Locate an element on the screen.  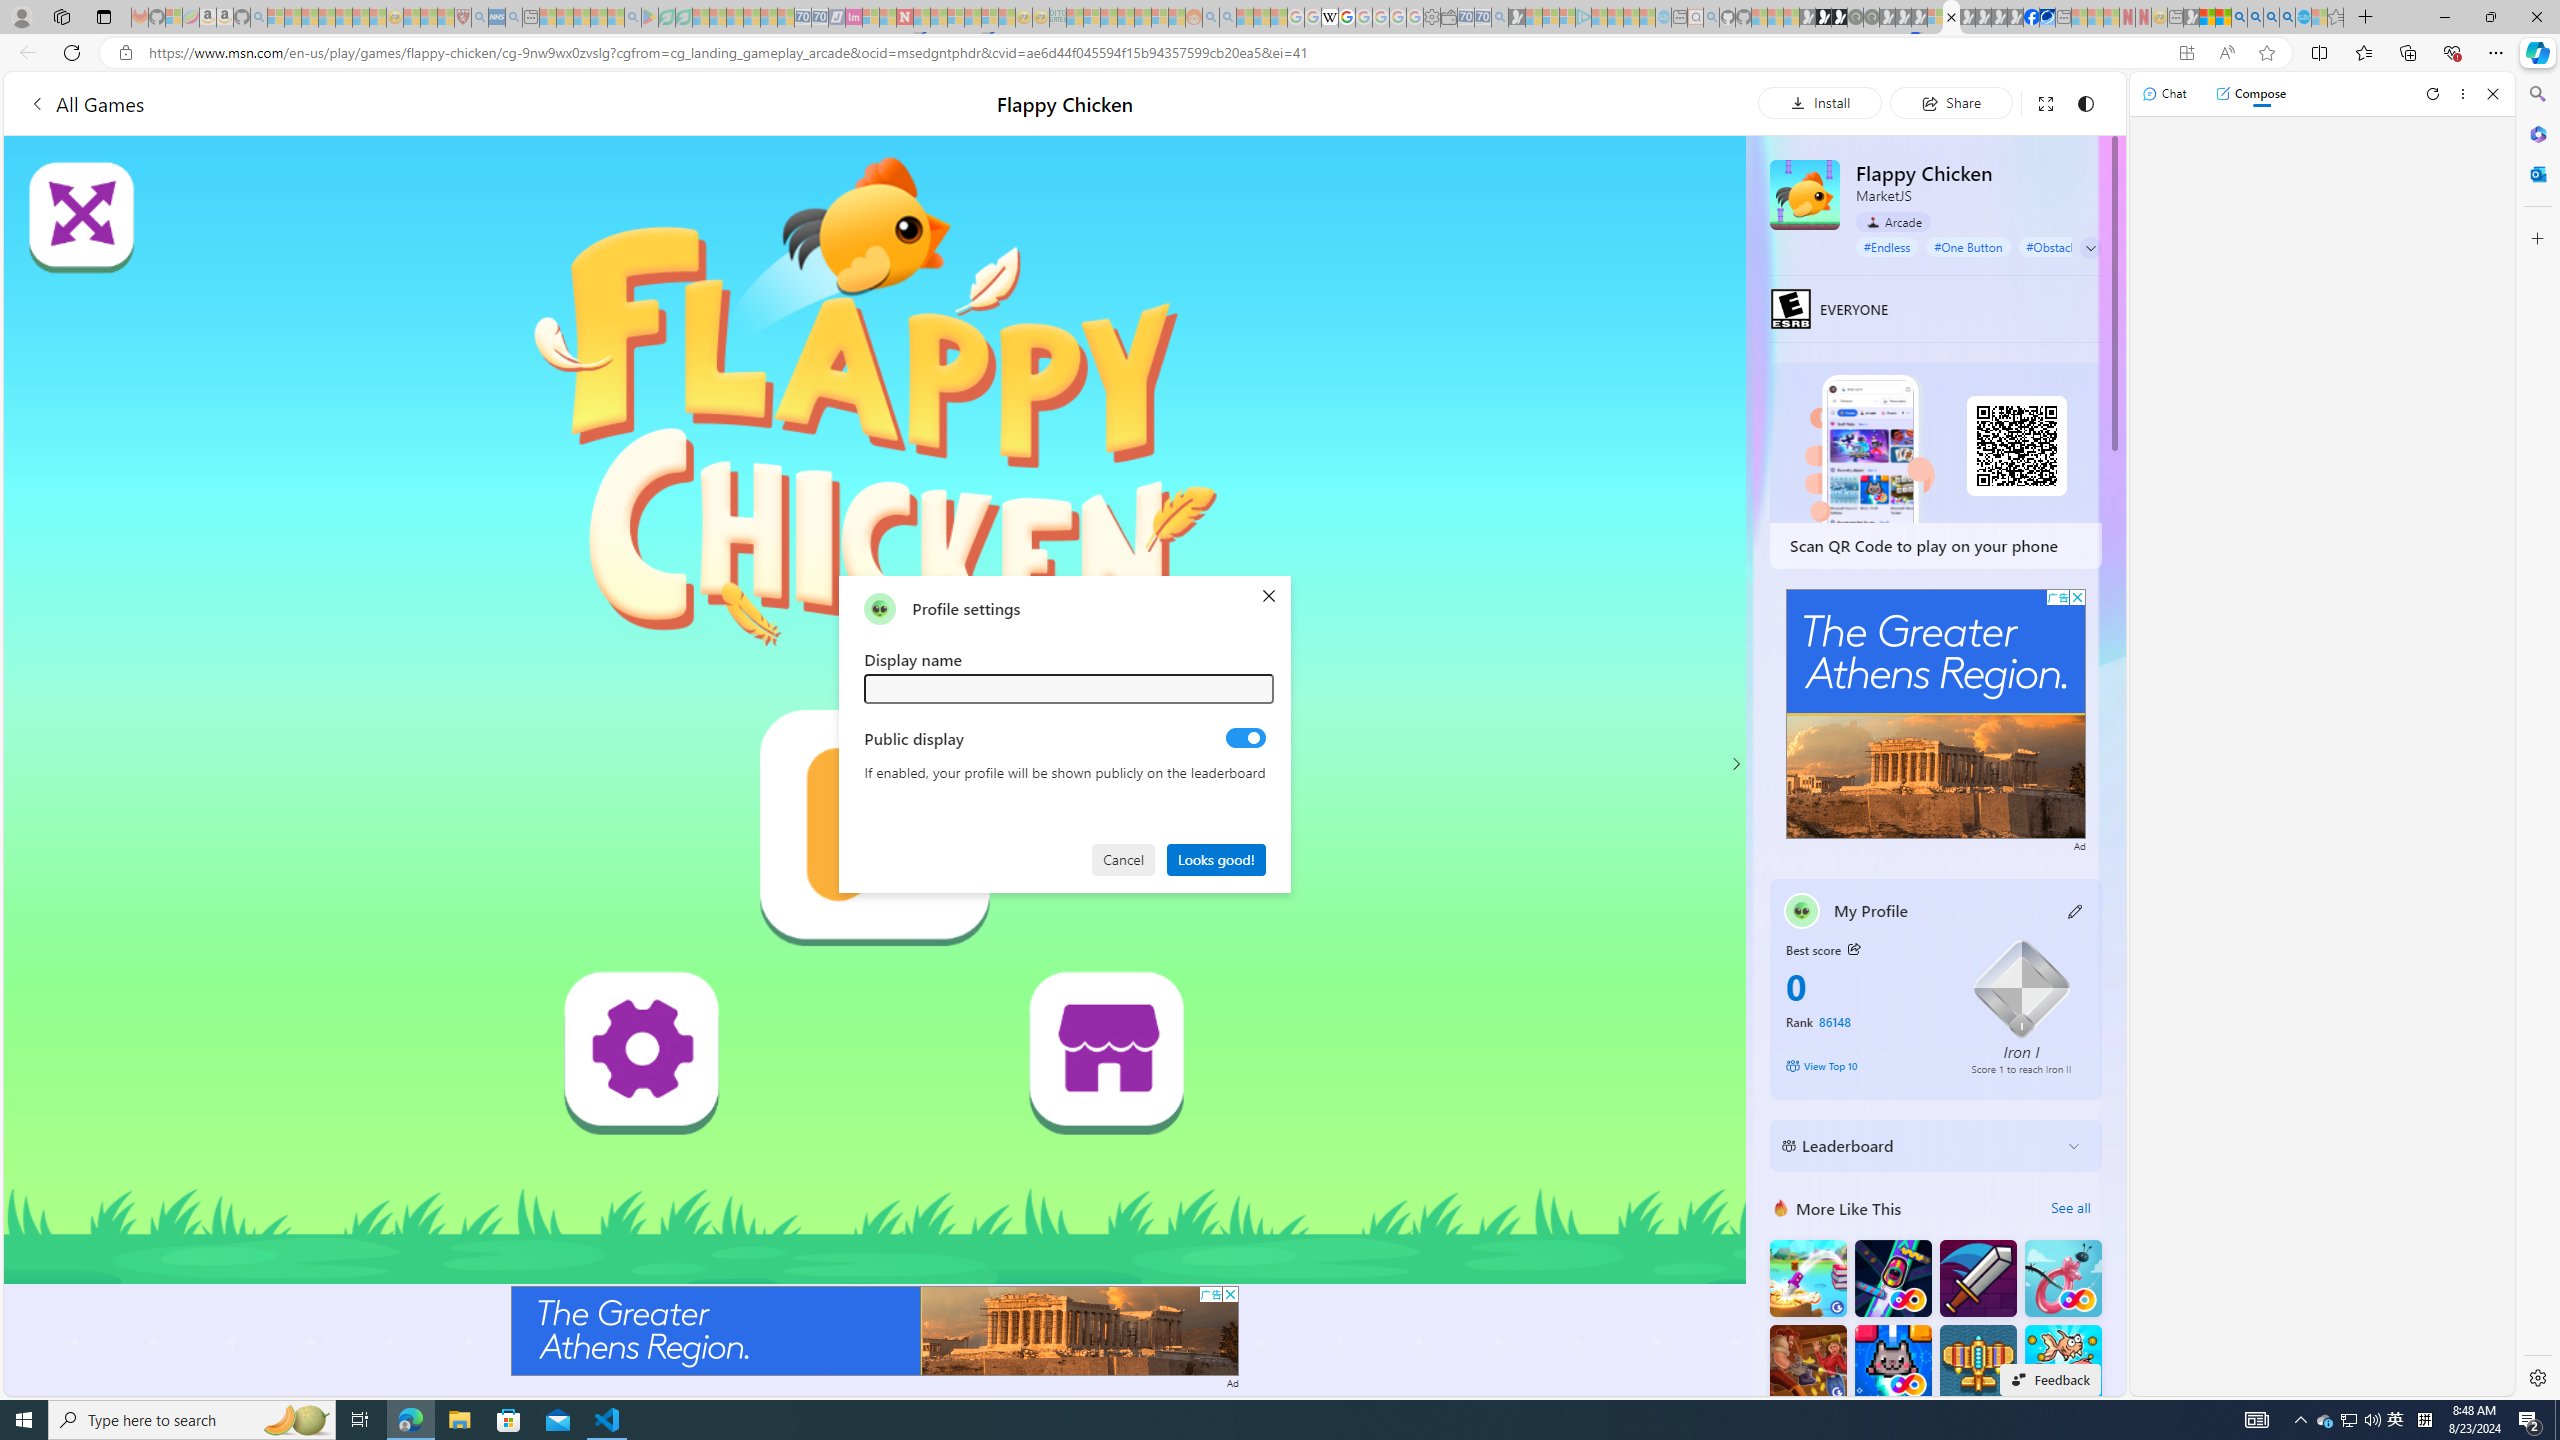
'Advertisement' is located at coordinates (1936, 713).